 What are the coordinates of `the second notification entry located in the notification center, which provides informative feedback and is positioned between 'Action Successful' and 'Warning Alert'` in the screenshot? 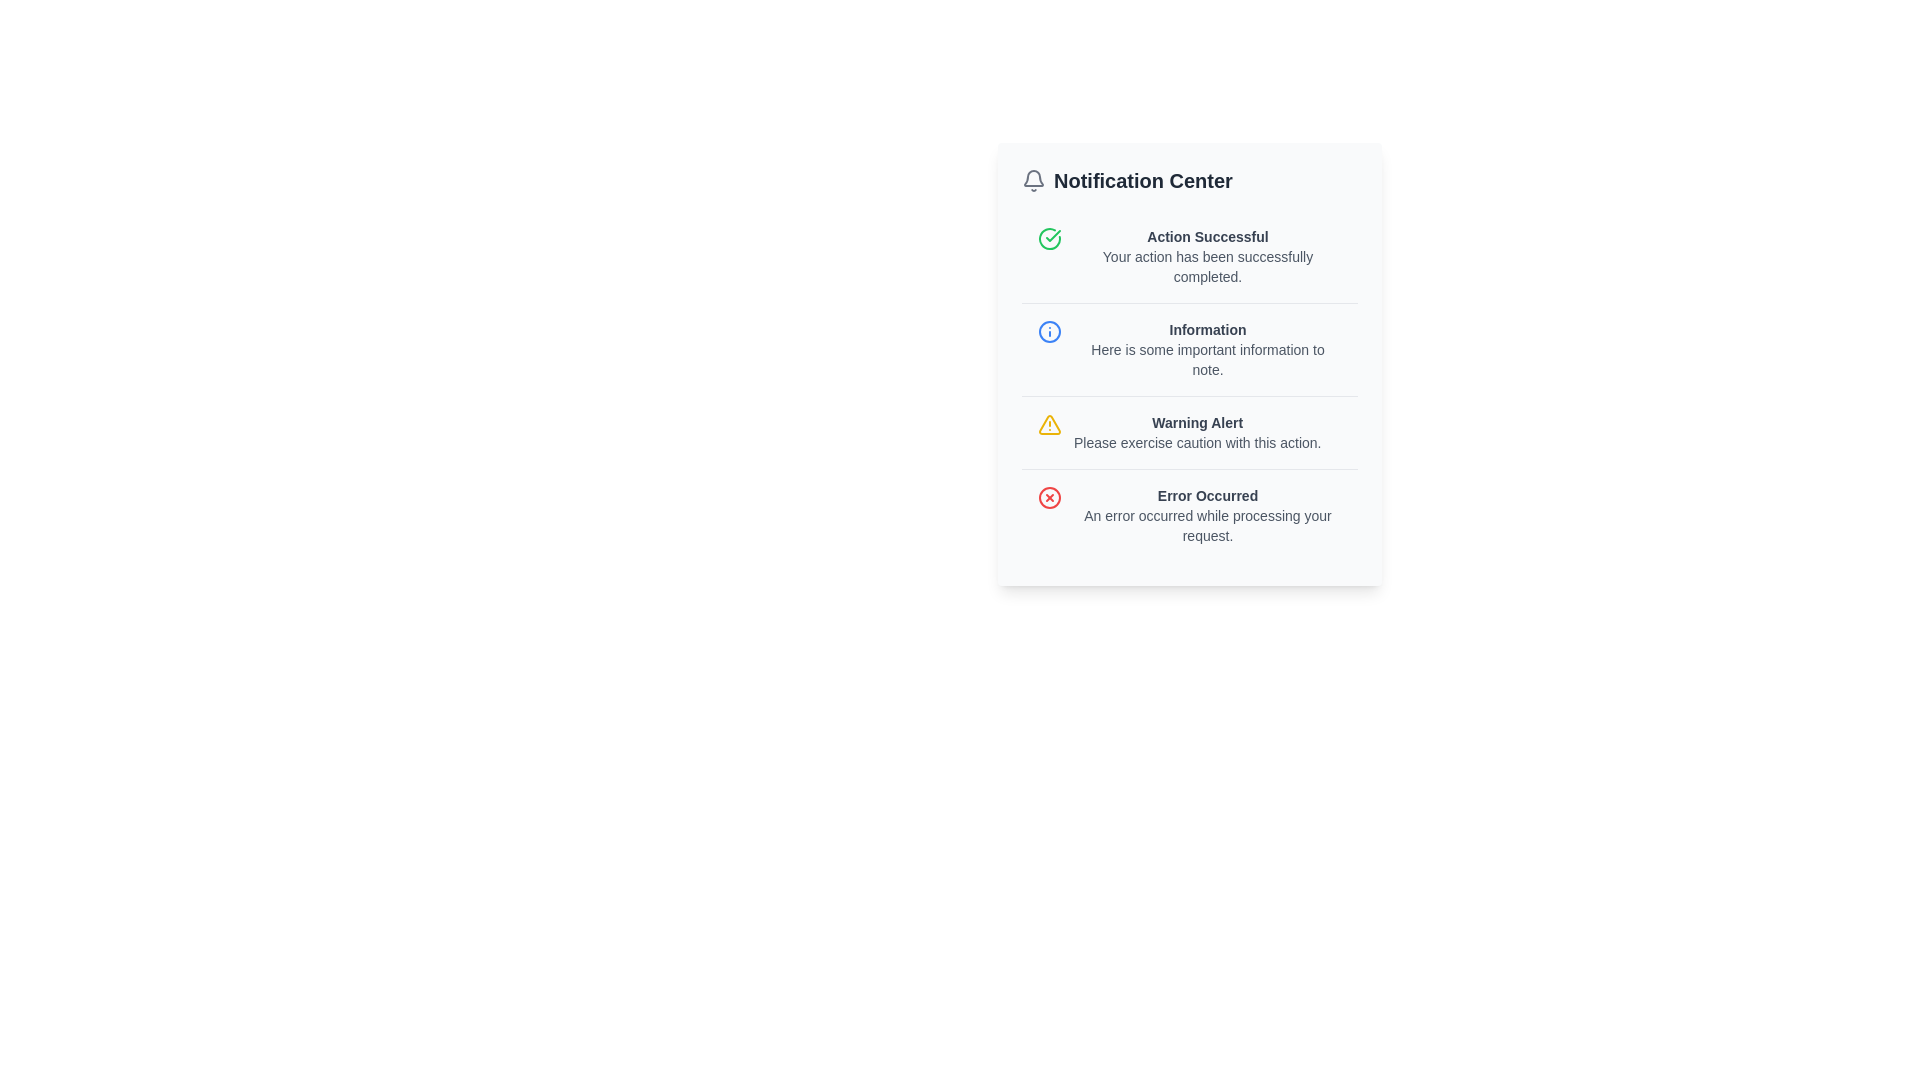 It's located at (1190, 385).